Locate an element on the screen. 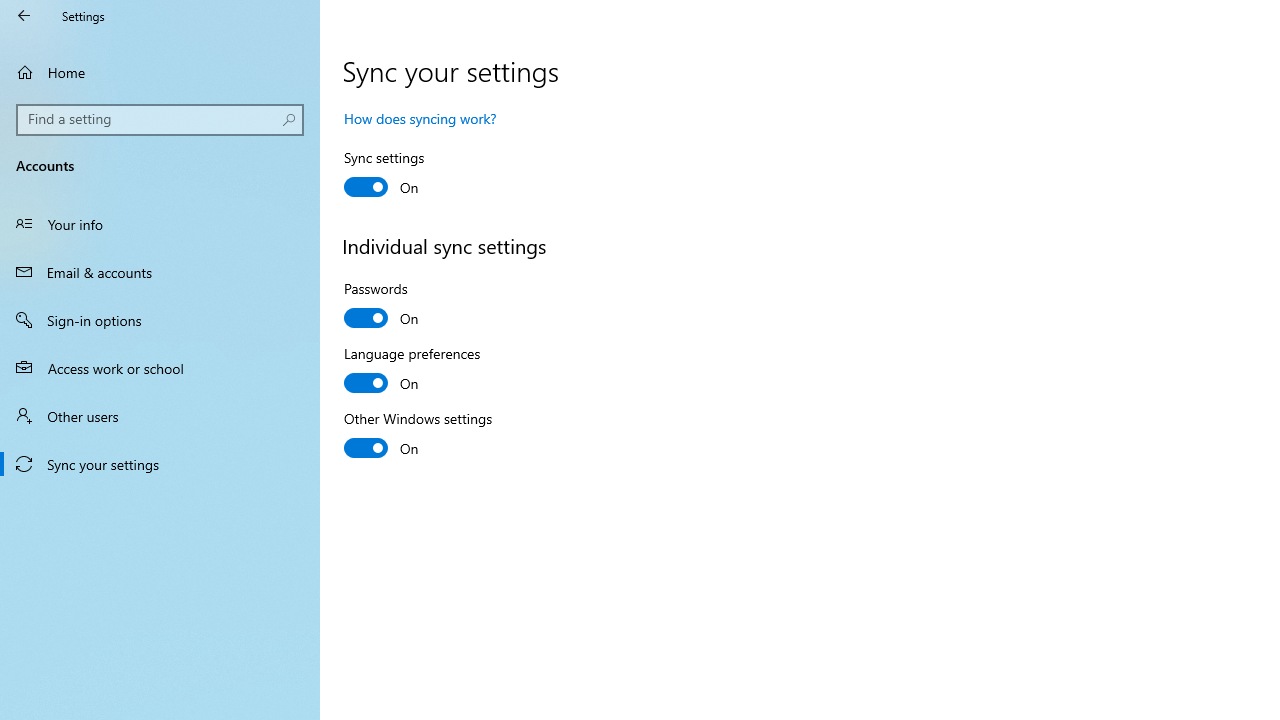 The width and height of the screenshot is (1280, 720). 'Sync settings' is located at coordinates (416, 174).